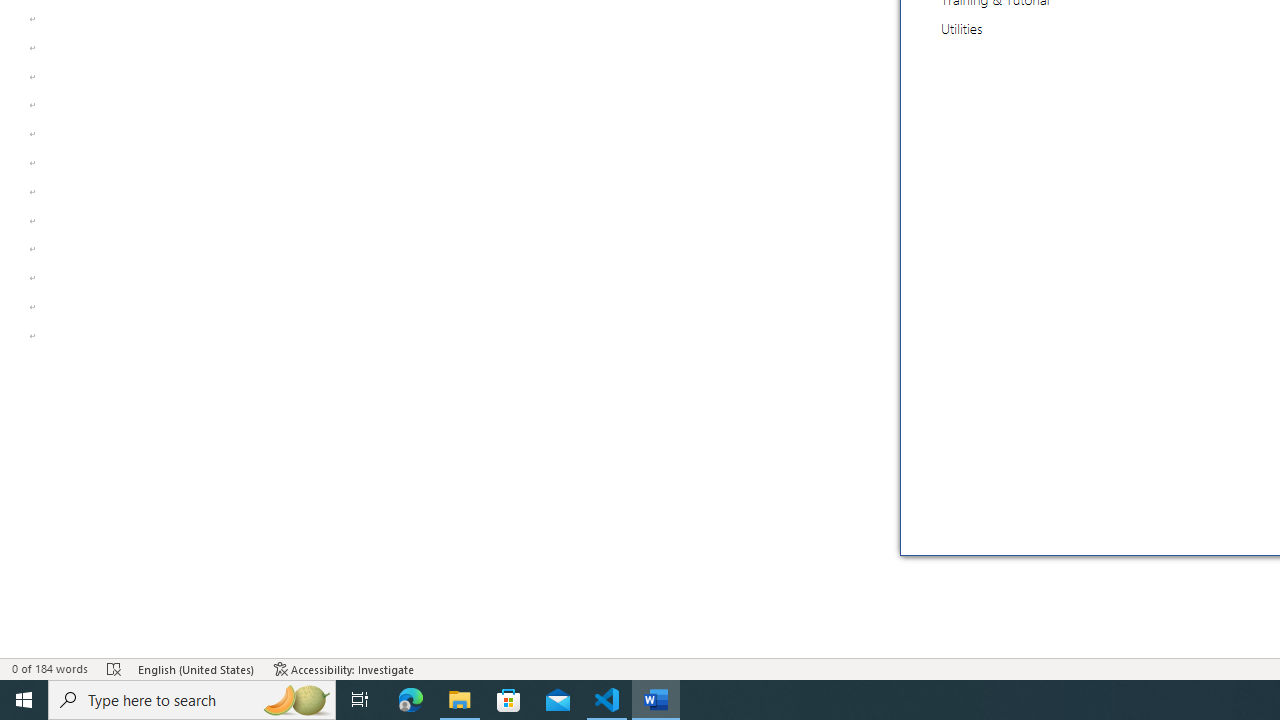 The width and height of the screenshot is (1280, 720). I want to click on 'Word Count 0 of 184 words', so click(49, 669).